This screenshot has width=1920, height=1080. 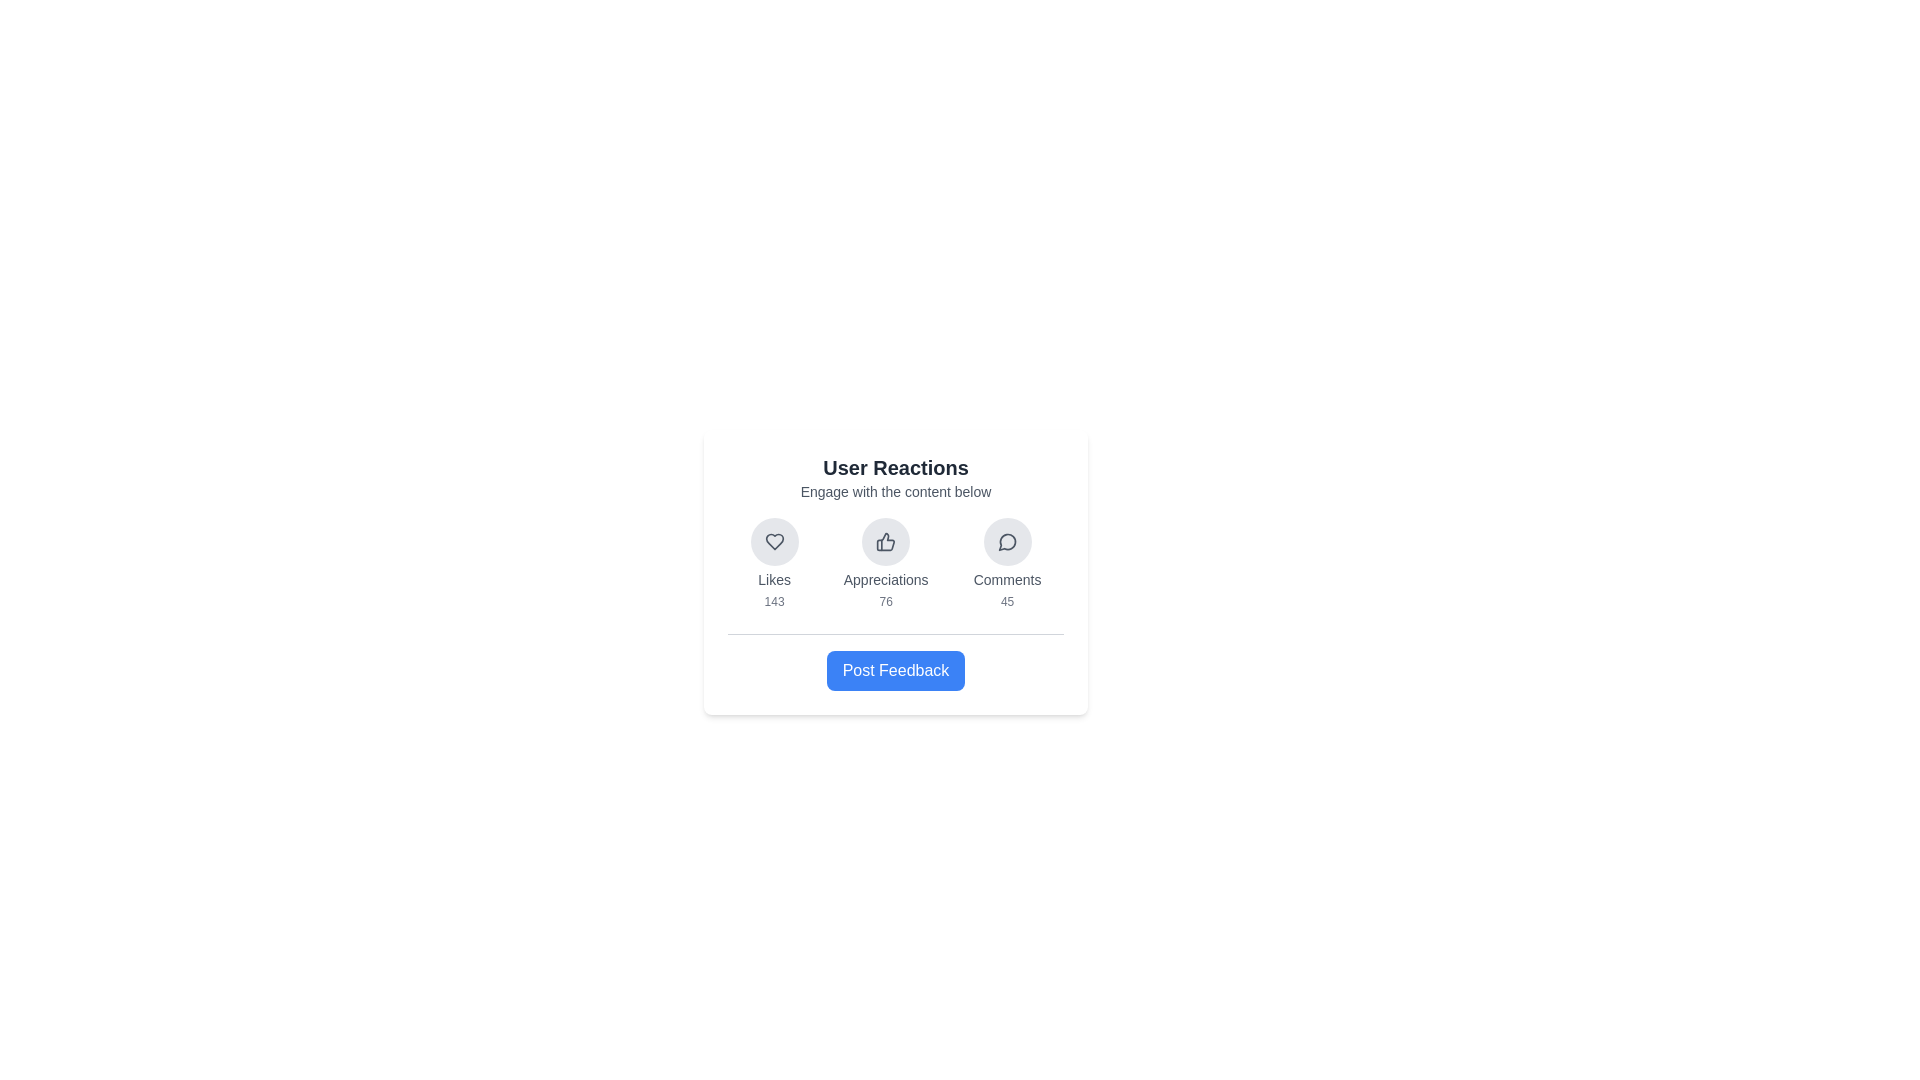 I want to click on the numeric data displayed in the composite information display widget that represents the count of appreciations received, which is visually indicated by a thumbs-up icon and accompanying labels, so click(x=885, y=563).